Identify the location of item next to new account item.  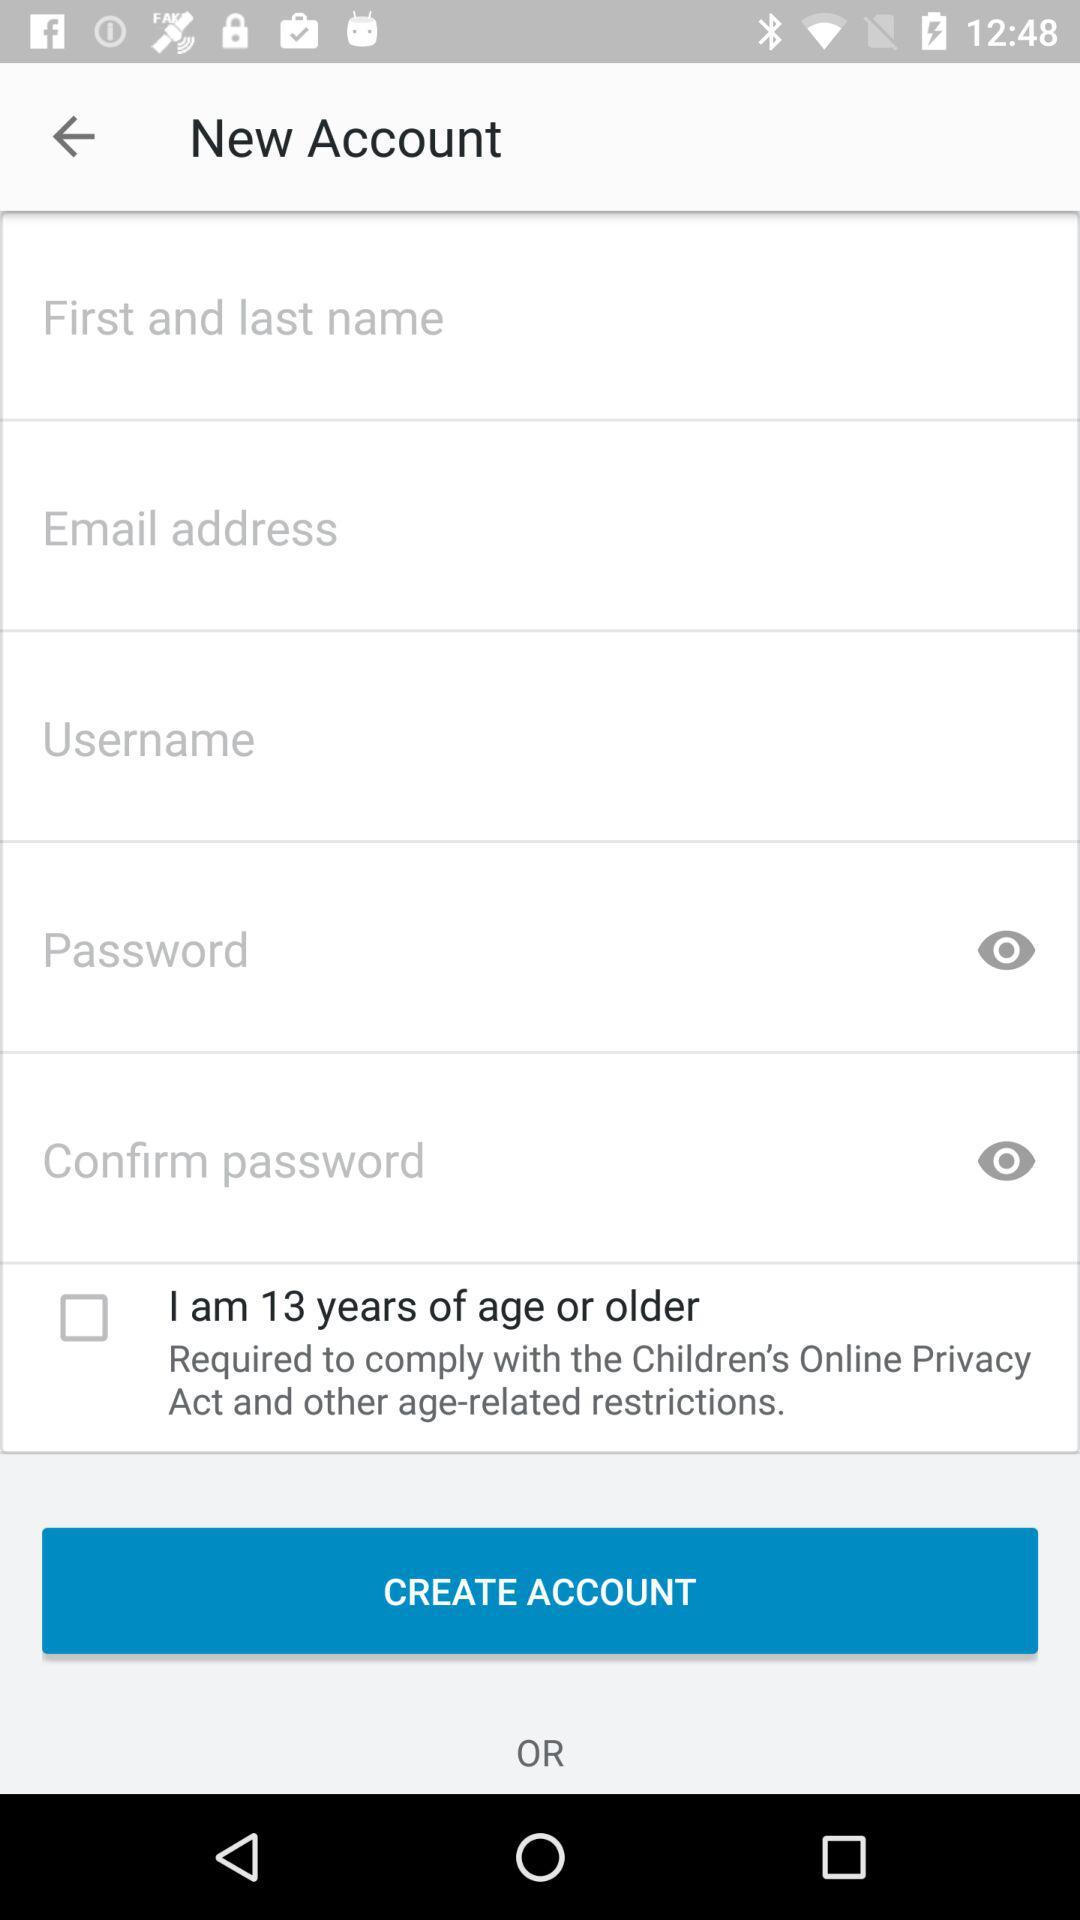
(72, 135).